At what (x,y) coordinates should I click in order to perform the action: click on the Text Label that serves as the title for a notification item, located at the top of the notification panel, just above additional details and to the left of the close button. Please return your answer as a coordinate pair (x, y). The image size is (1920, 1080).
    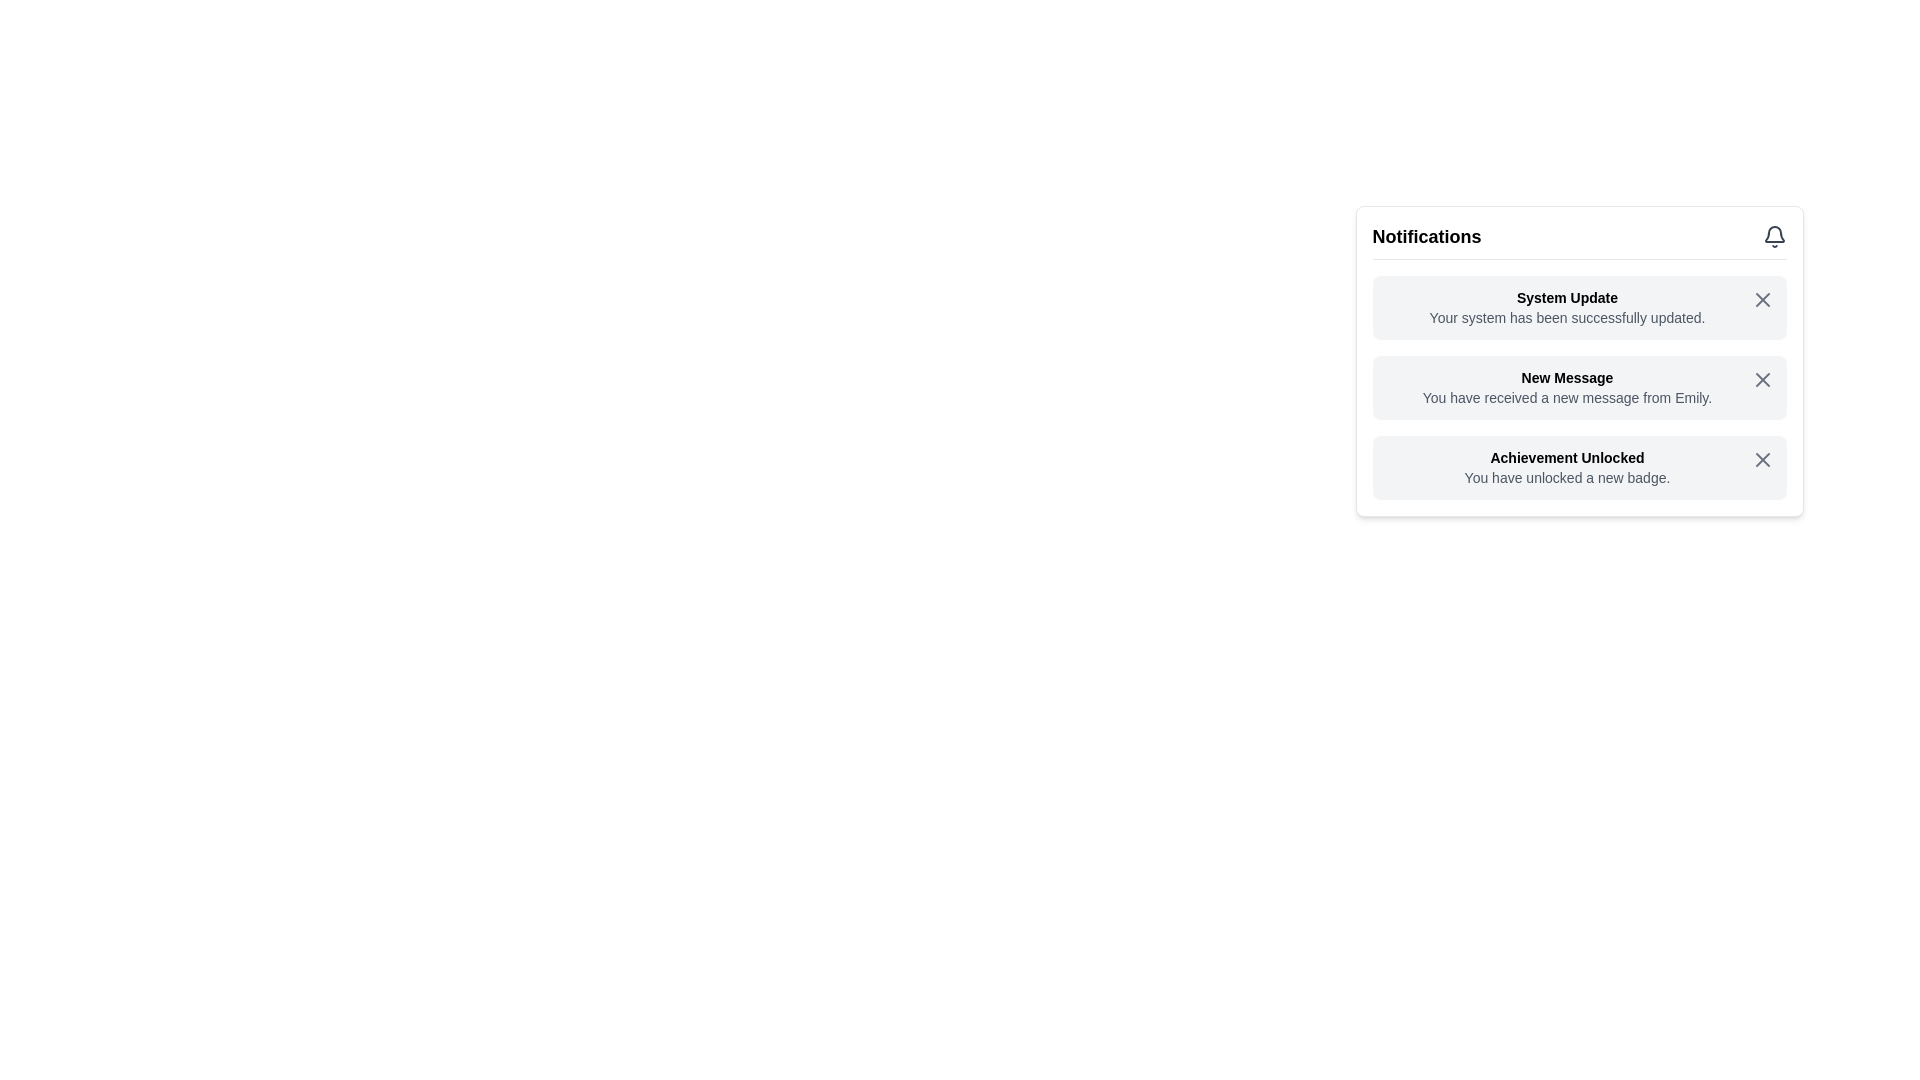
    Looking at the image, I should click on (1566, 297).